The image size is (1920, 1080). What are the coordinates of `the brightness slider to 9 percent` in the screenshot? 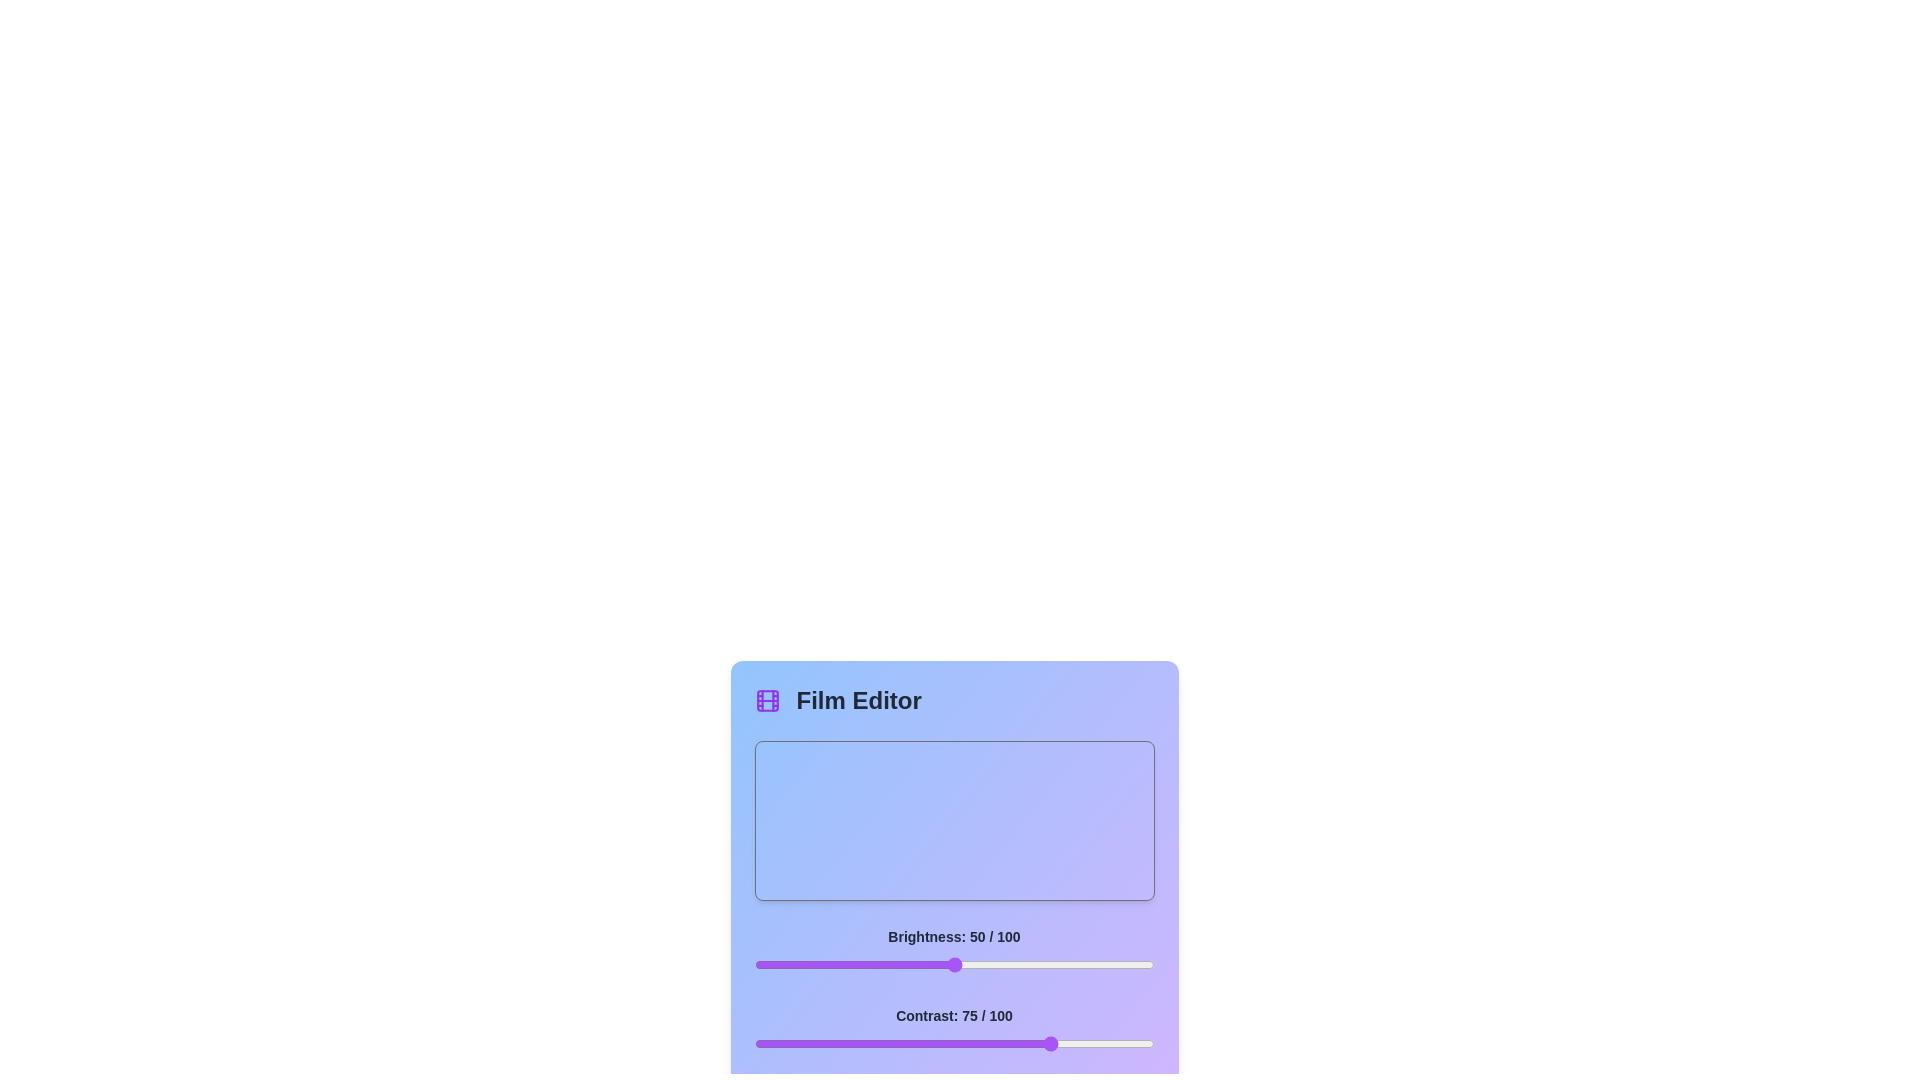 It's located at (789, 963).